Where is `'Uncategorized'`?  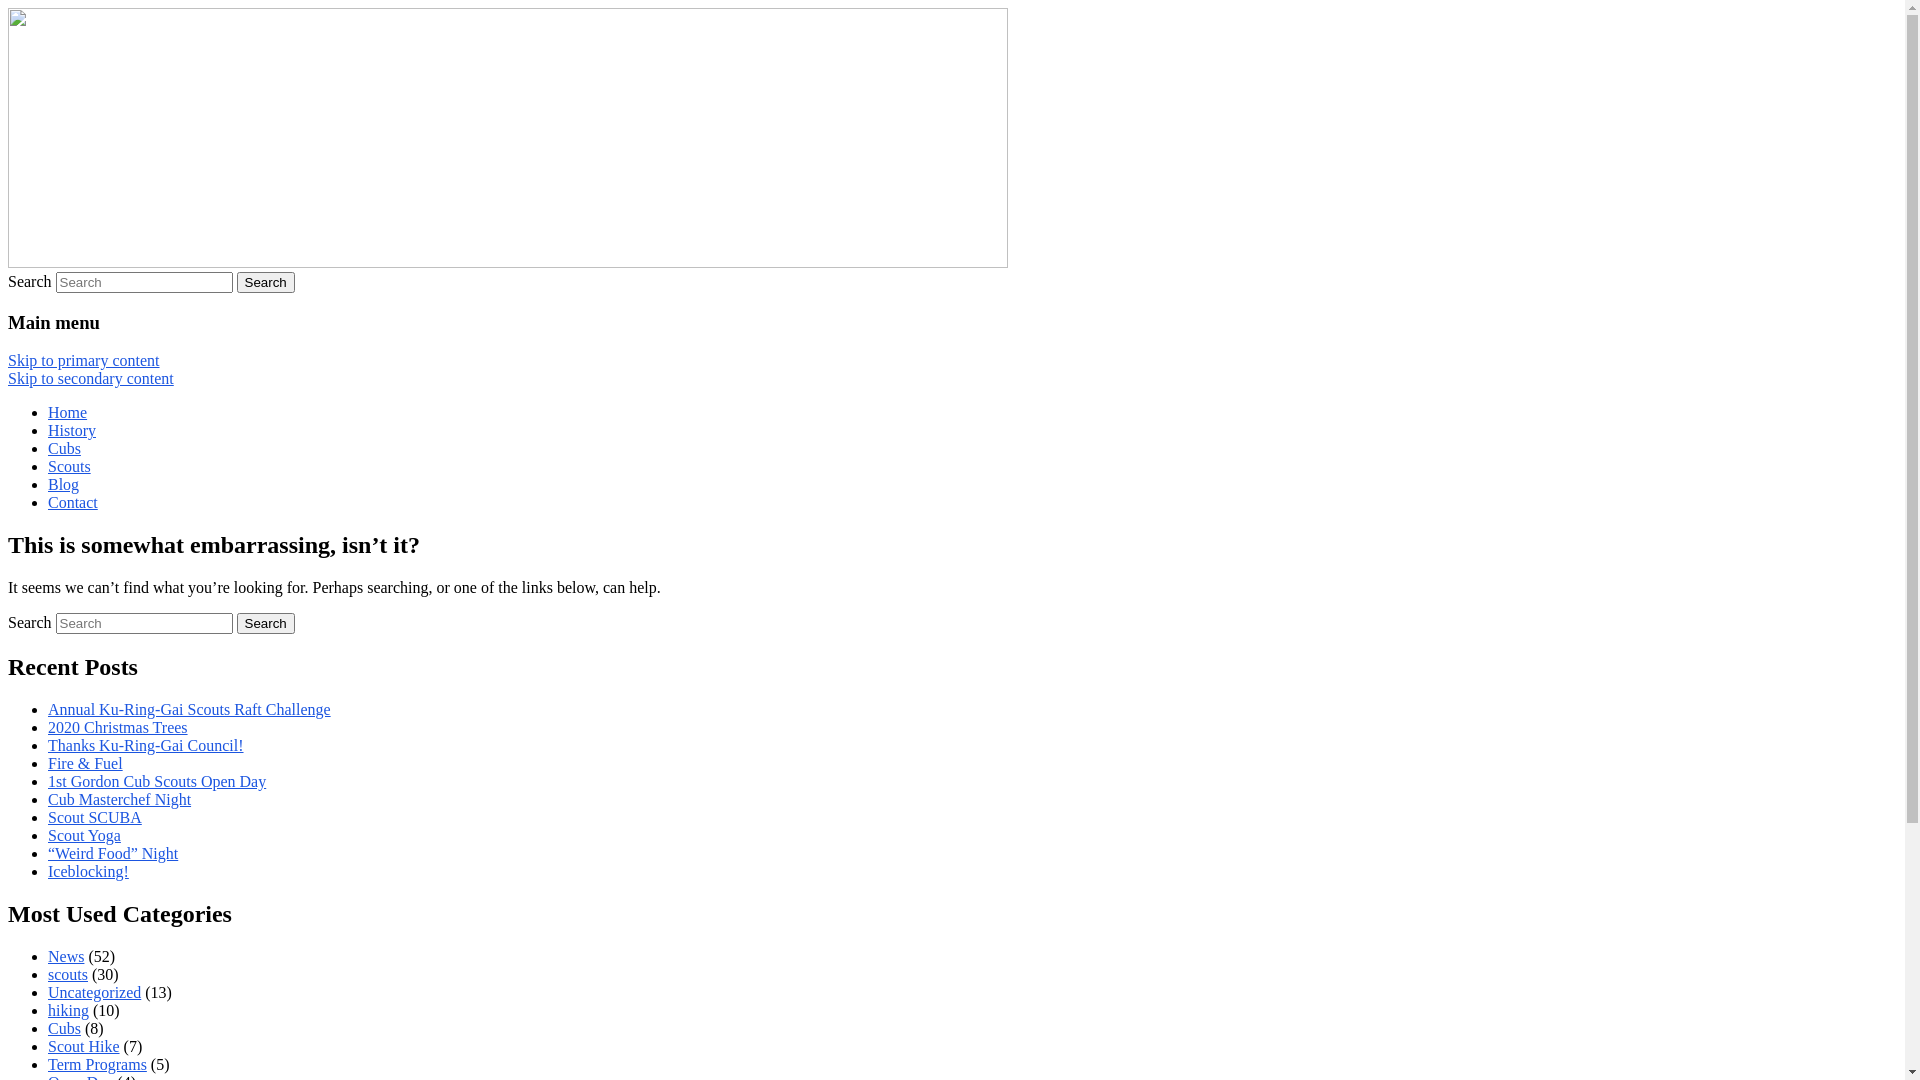 'Uncategorized' is located at coordinates (48, 992).